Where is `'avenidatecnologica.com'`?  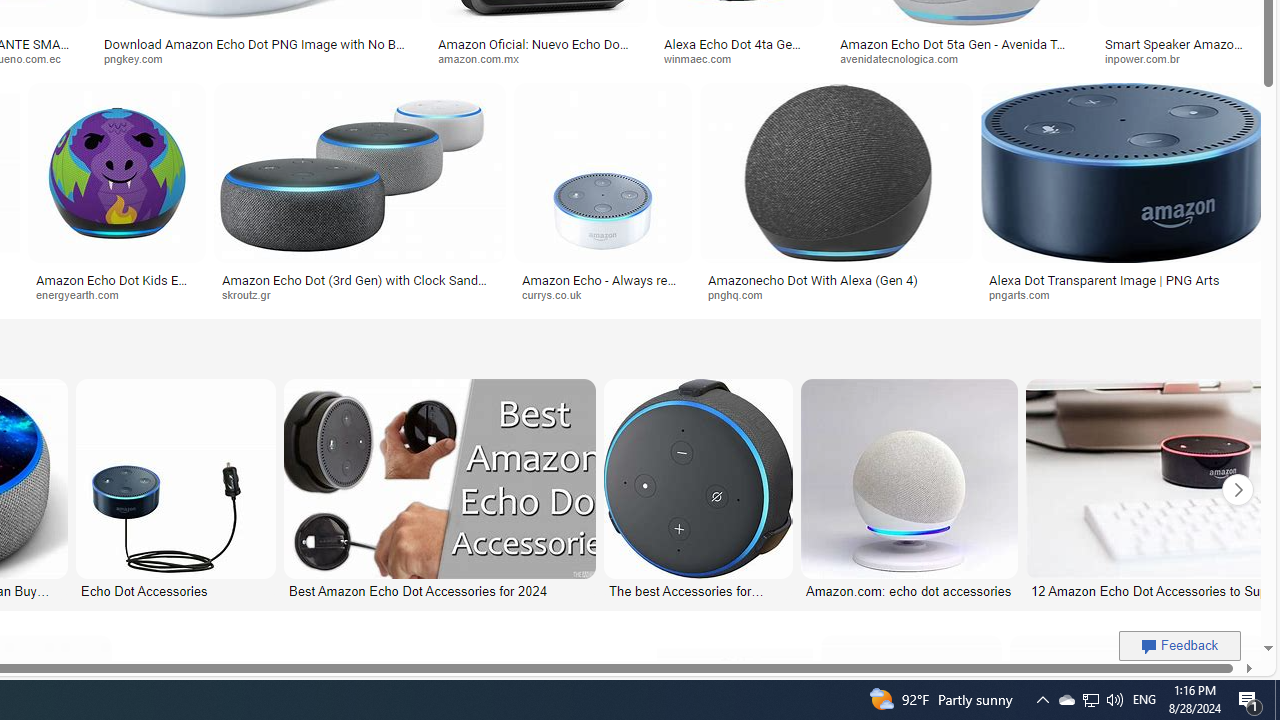 'avenidatecnologica.com' is located at coordinates (905, 57).